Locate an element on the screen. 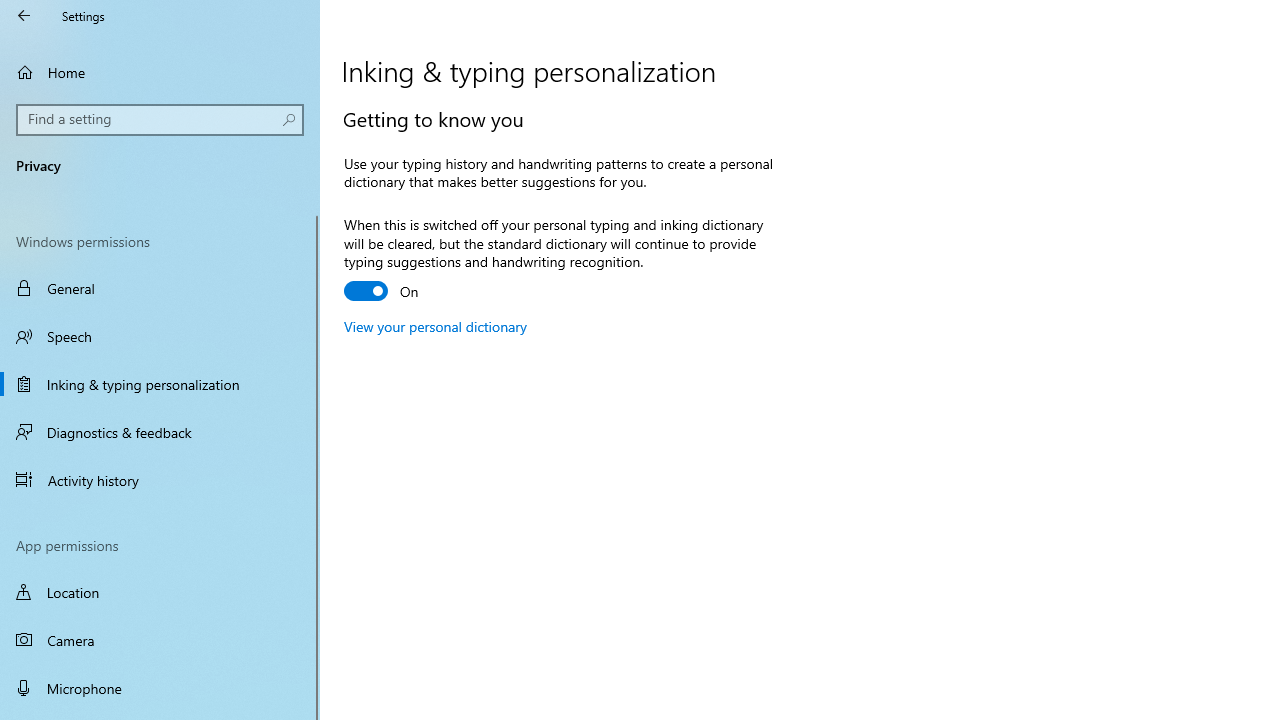  'Location' is located at coordinates (160, 591).